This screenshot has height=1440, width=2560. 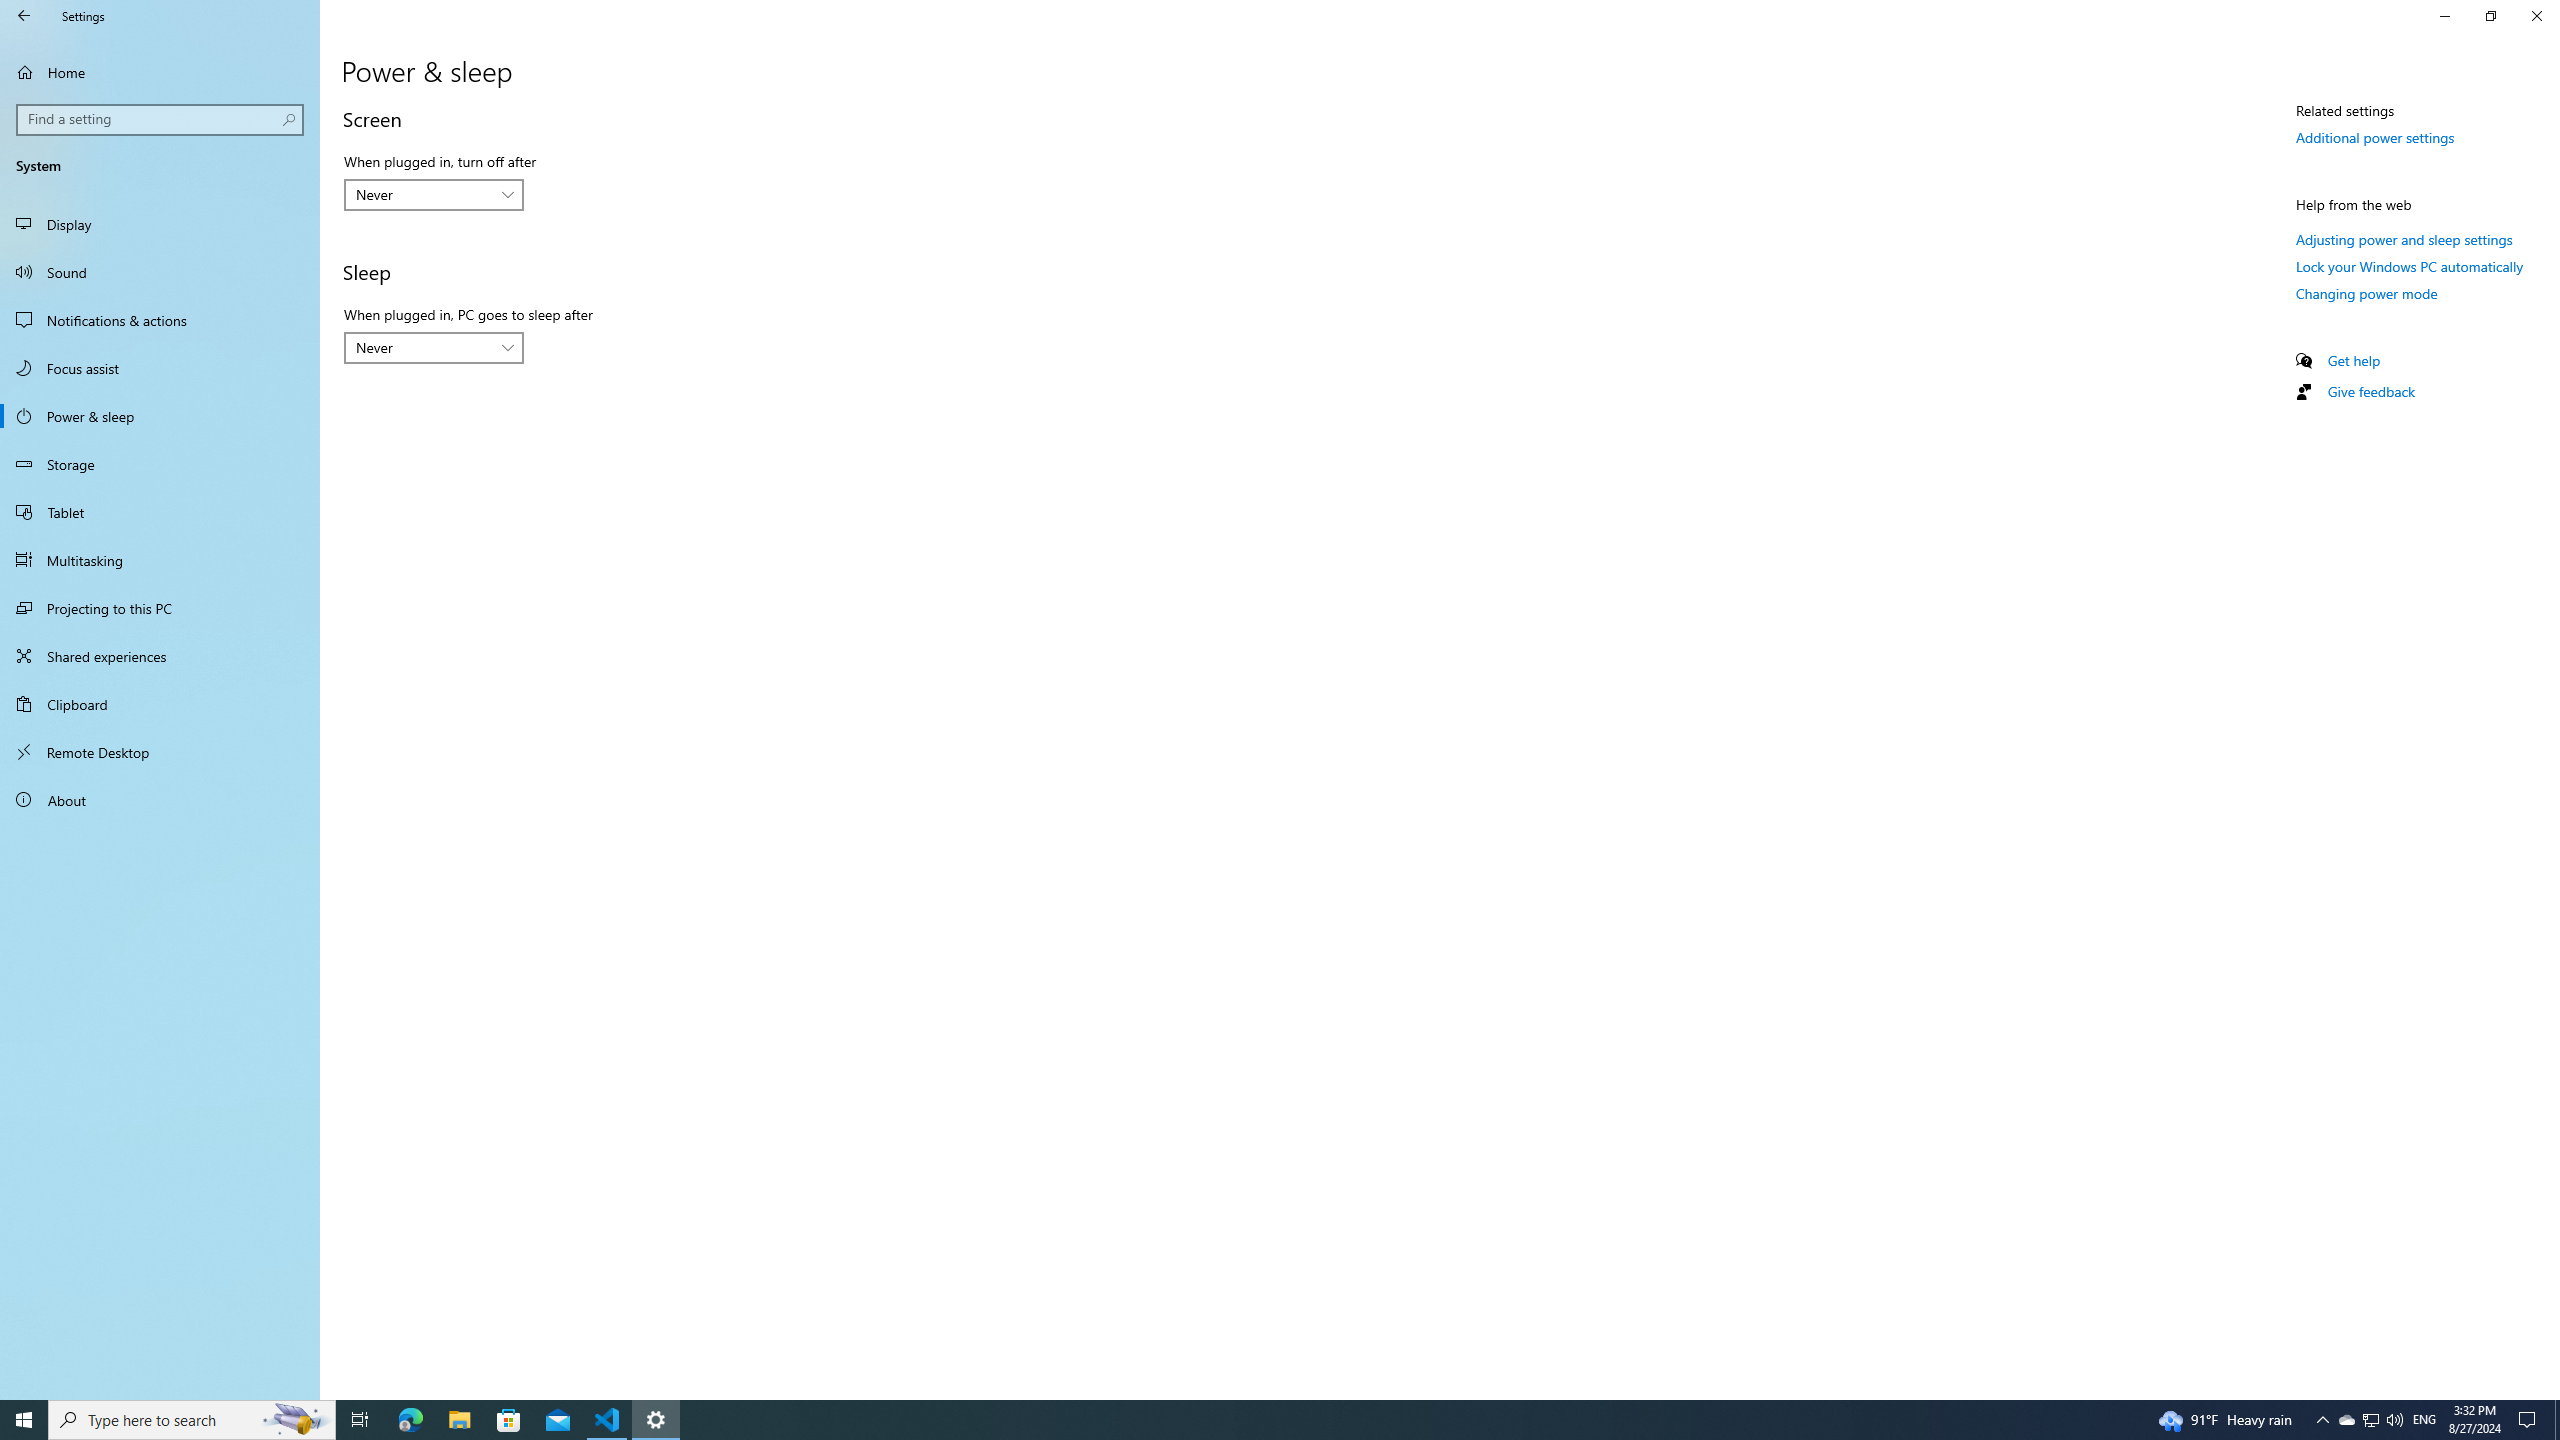 What do you see at coordinates (2409, 265) in the screenshot?
I see `'Lock your Windows PC automatically'` at bounding box center [2409, 265].